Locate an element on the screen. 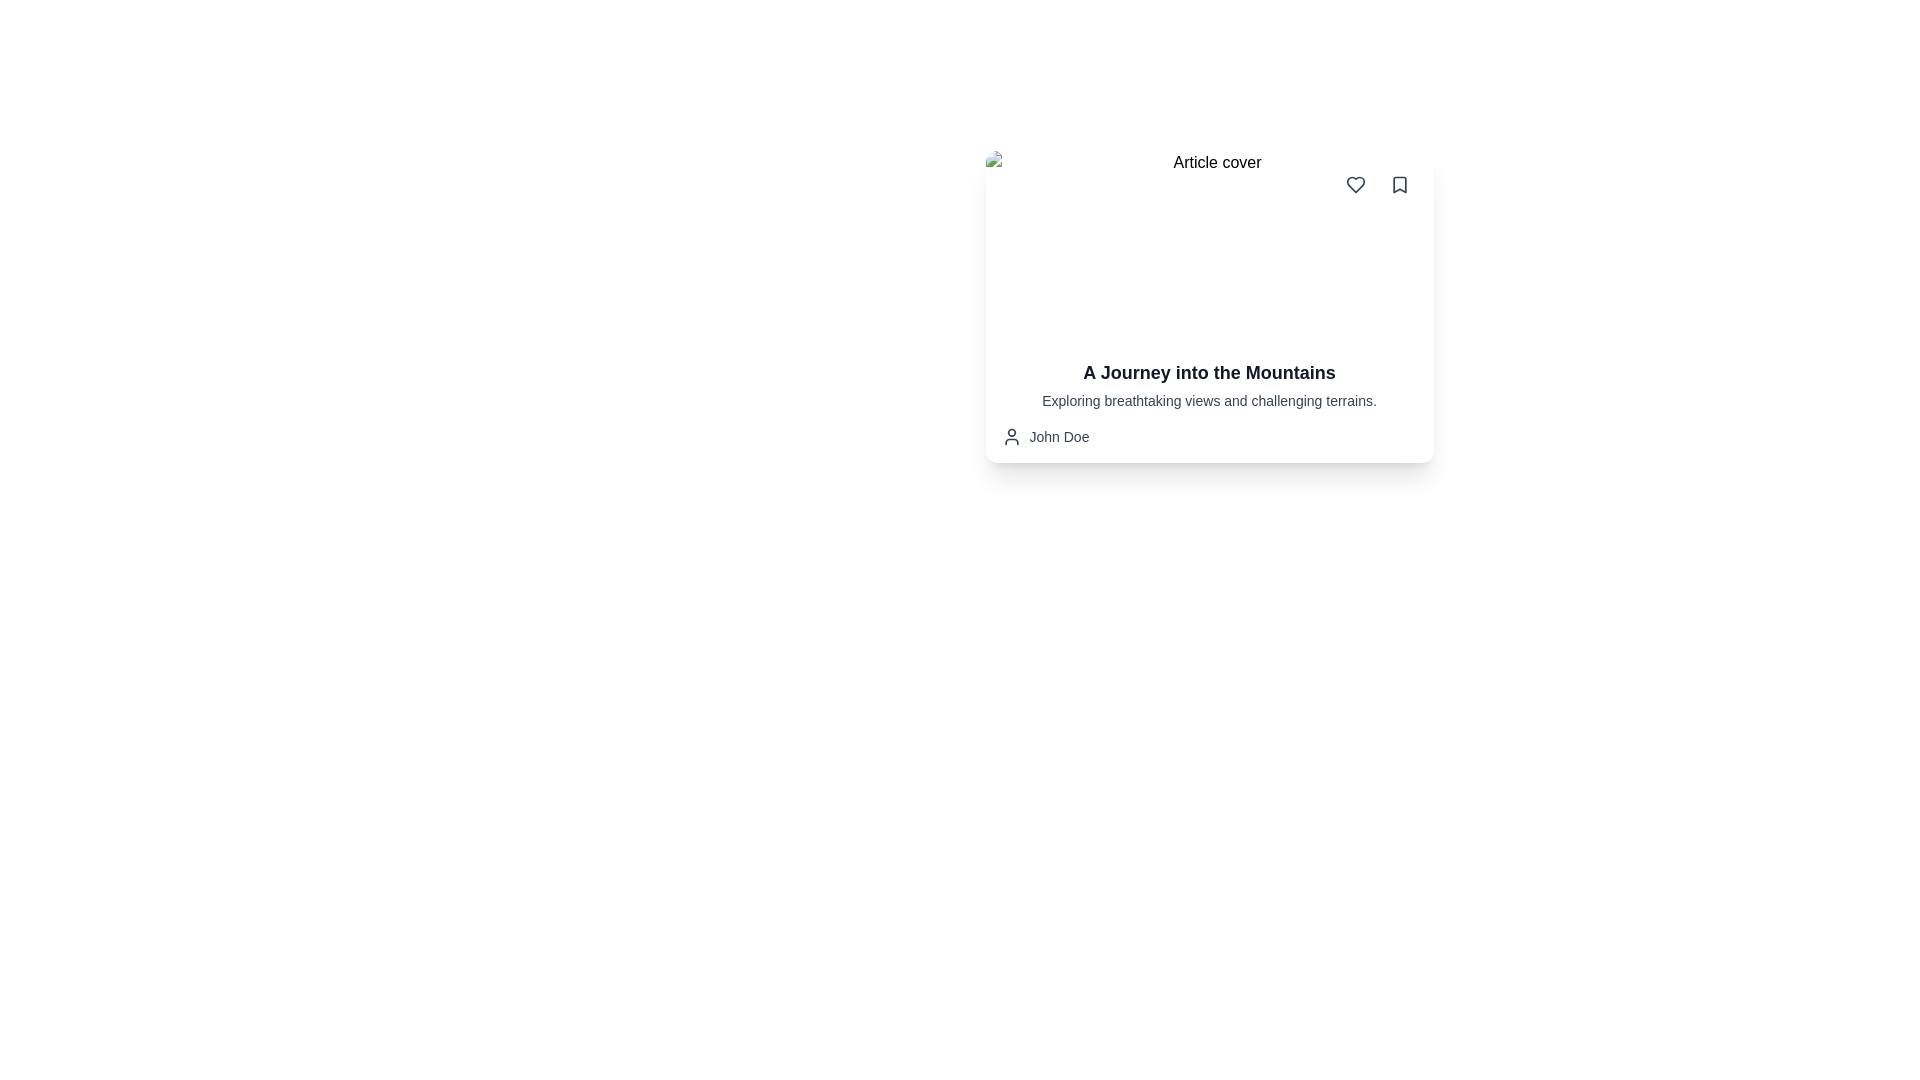 The height and width of the screenshot is (1080, 1920). the bold, large headline text element that is centrally aligned above a subtitle in the content section is located at coordinates (1208, 373).